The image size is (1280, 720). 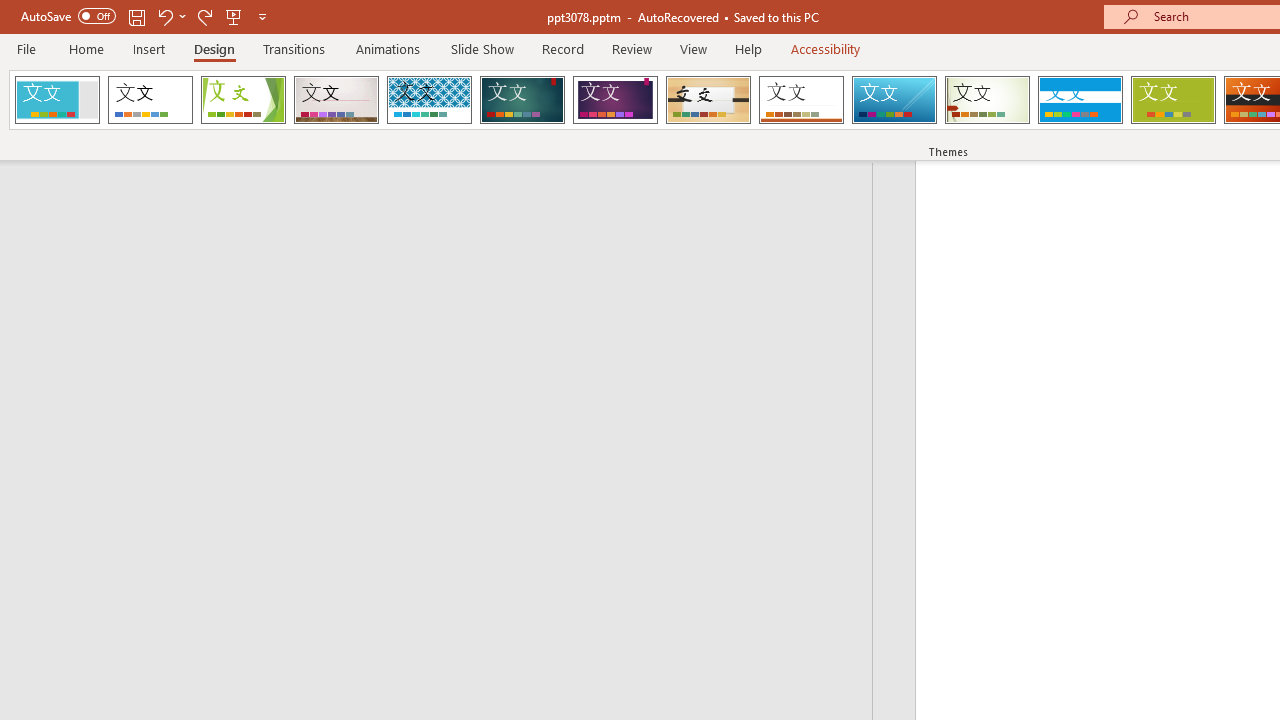 What do you see at coordinates (708, 100) in the screenshot?
I see `'Organic'` at bounding box center [708, 100].